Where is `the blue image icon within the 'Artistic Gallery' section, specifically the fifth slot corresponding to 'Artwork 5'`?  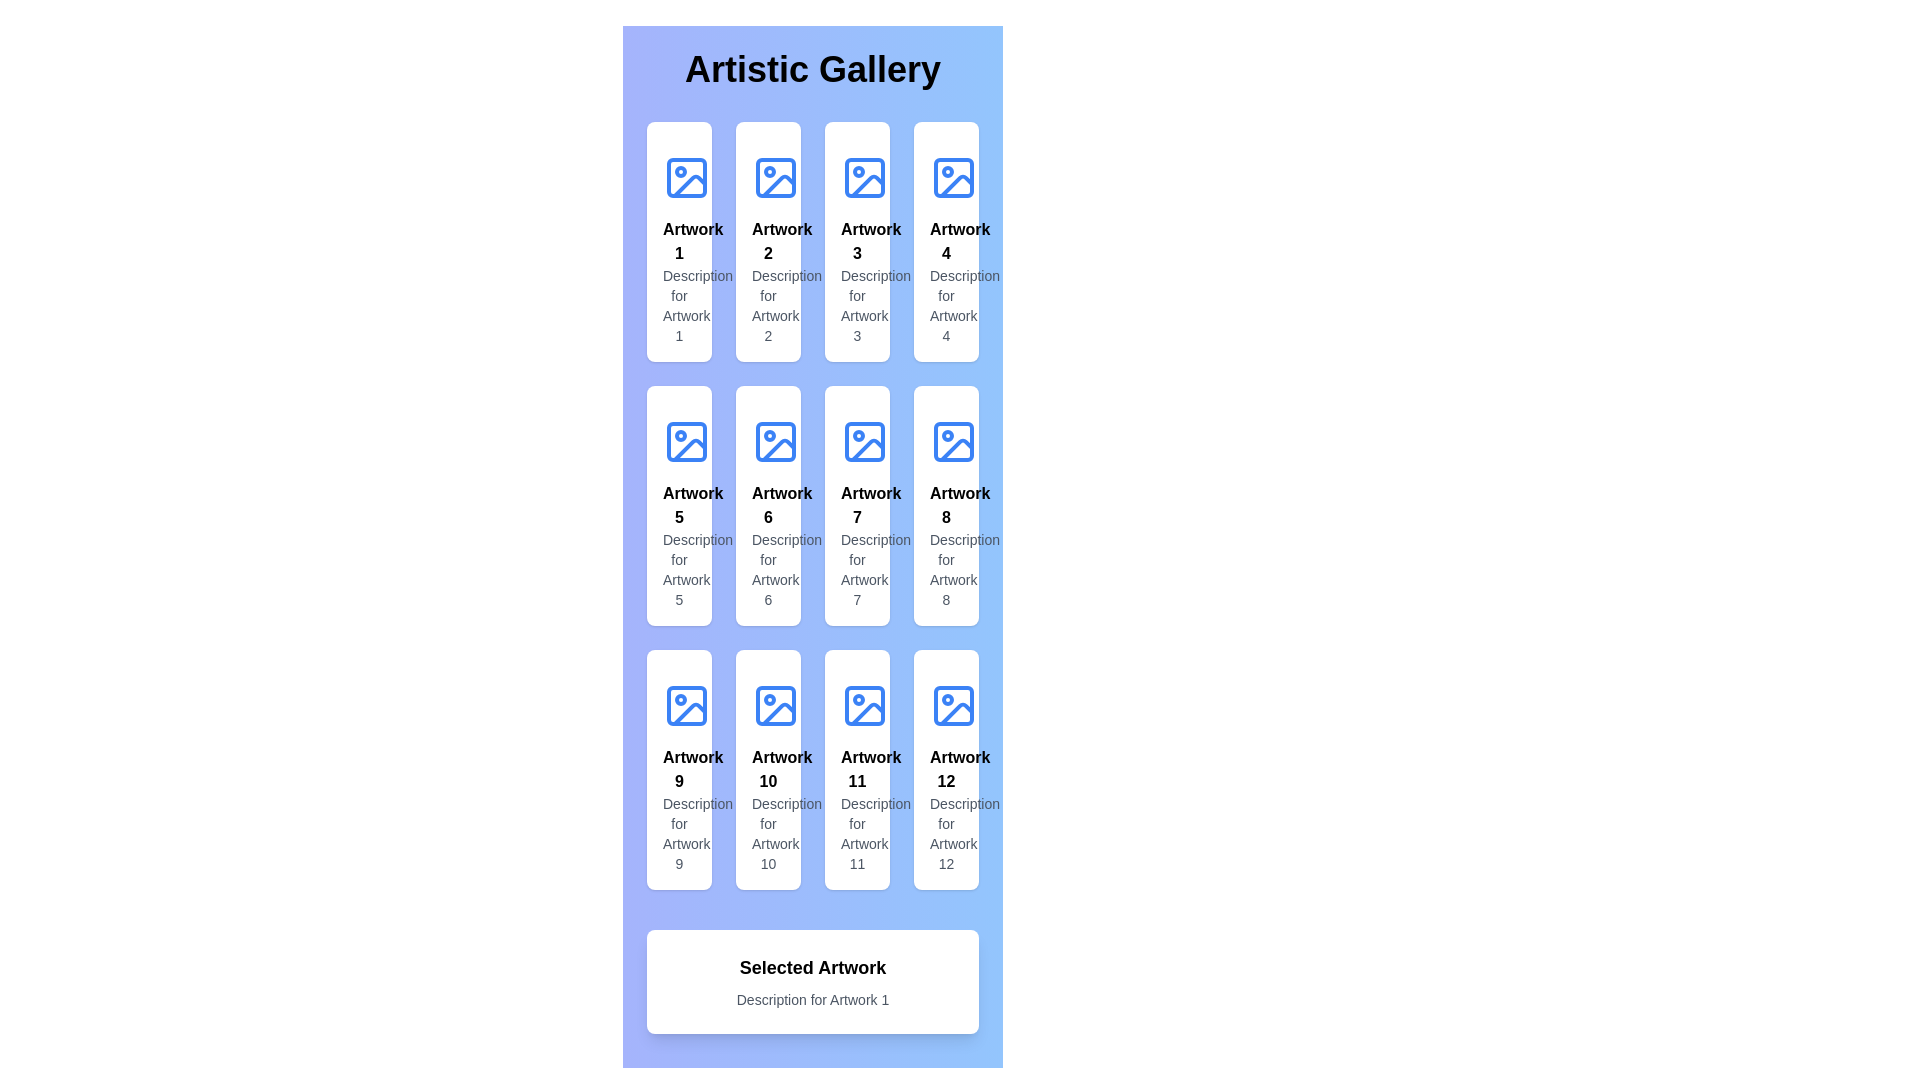
the blue image icon within the 'Artistic Gallery' section, specifically the fifth slot corresponding to 'Artwork 5' is located at coordinates (686, 441).